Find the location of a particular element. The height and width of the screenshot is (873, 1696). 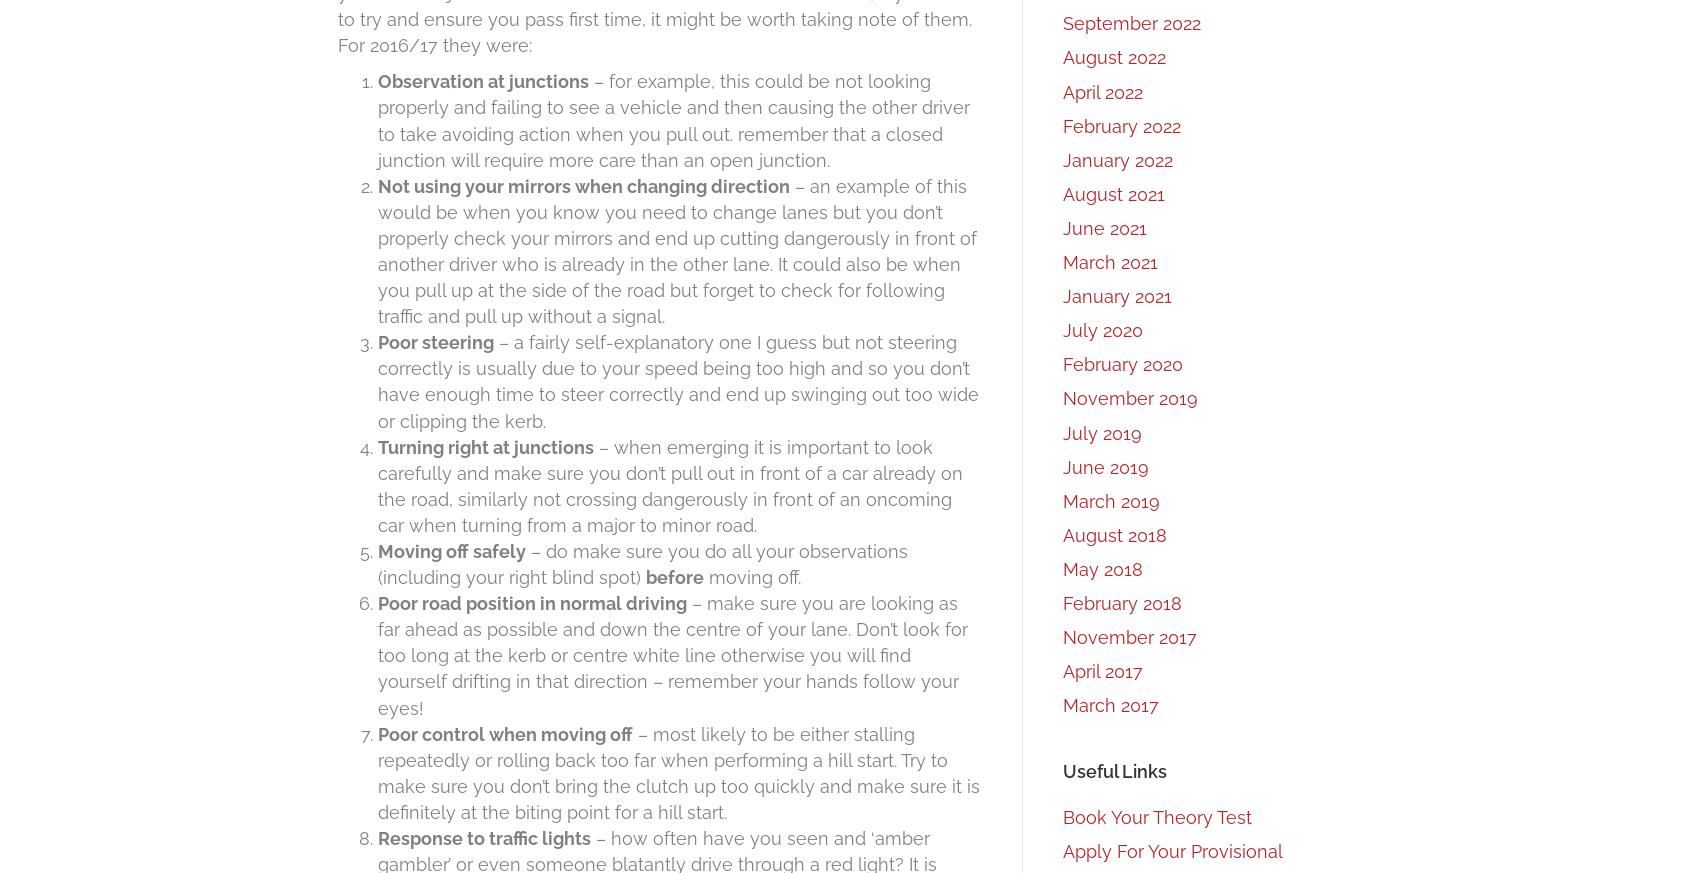

'April 2017' is located at coordinates (1102, 671).